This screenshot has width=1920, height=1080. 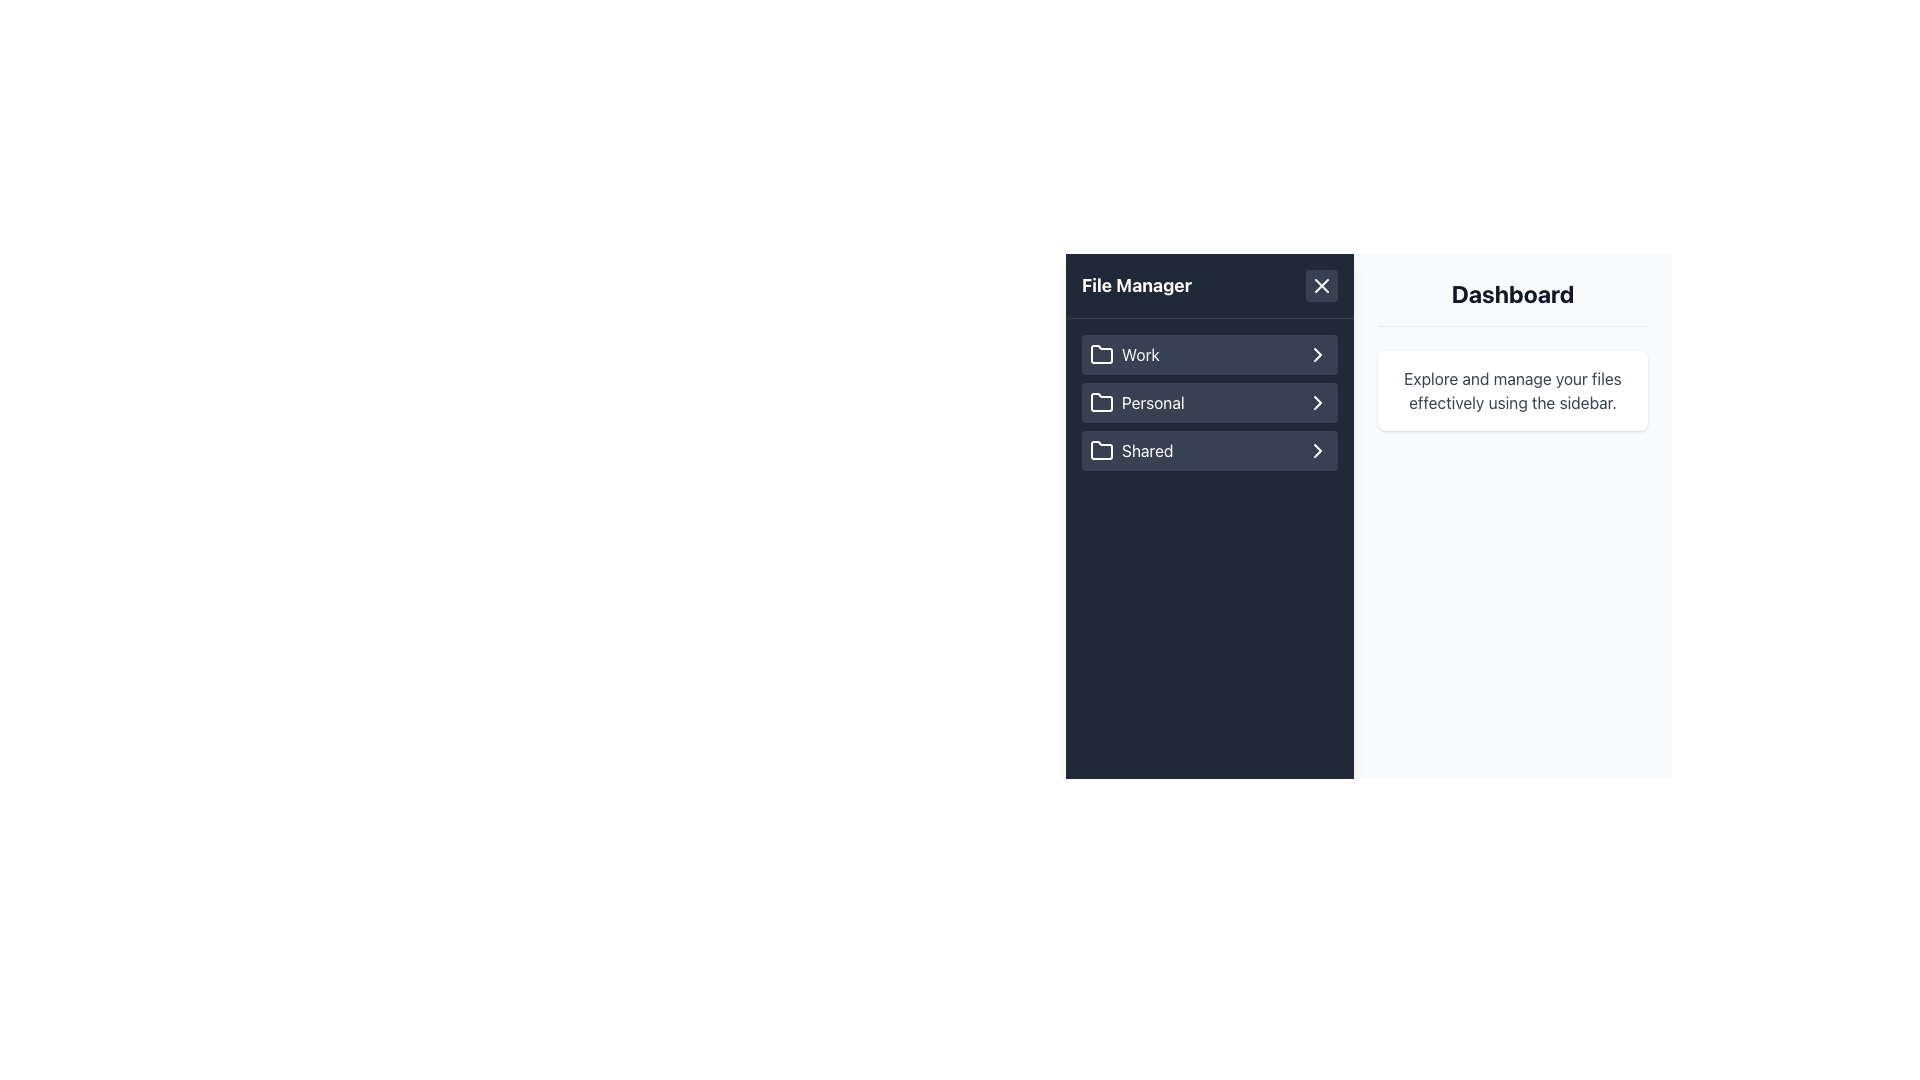 What do you see at coordinates (1208, 451) in the screenshot?
I see `the List Item Button labeled 'Shared' in the File Manager sidebar for additional context` at bounding box center [1208, 451].